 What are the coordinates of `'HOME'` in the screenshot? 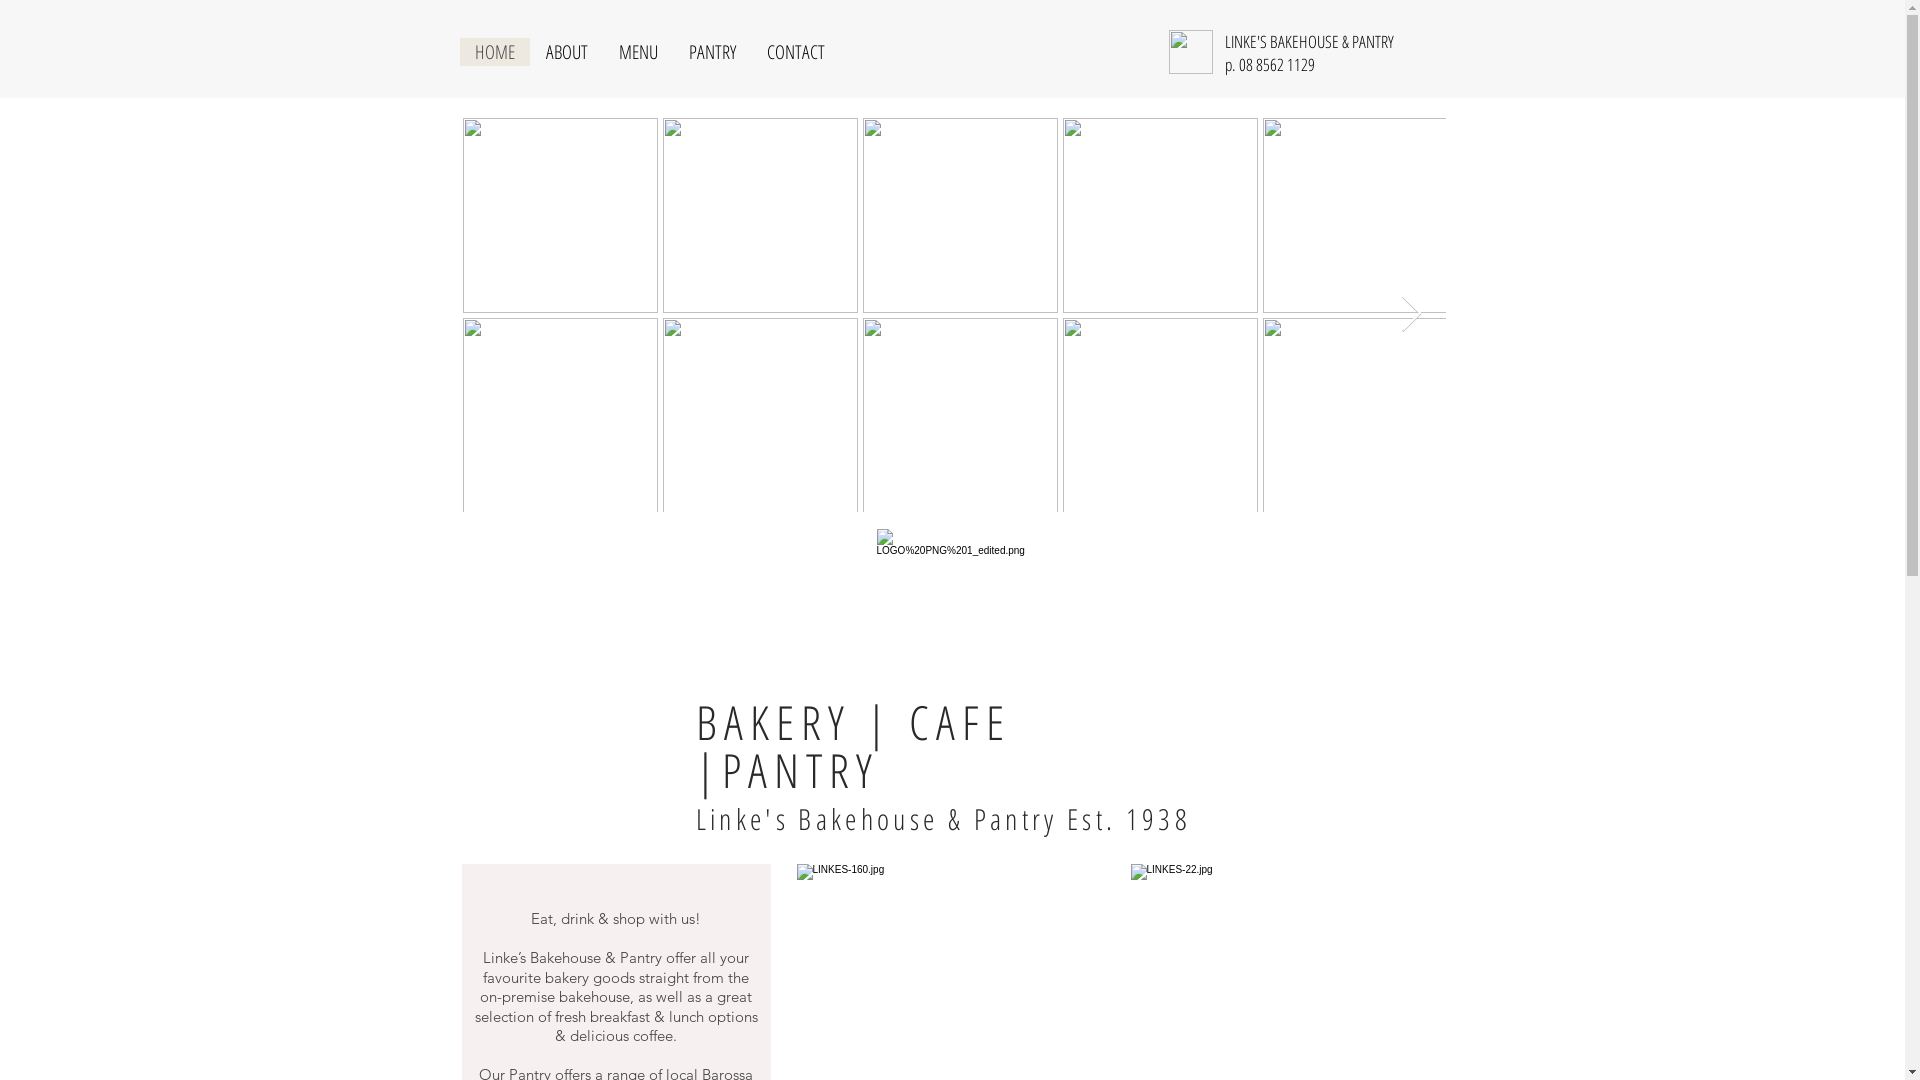 It's located at (494, 50).